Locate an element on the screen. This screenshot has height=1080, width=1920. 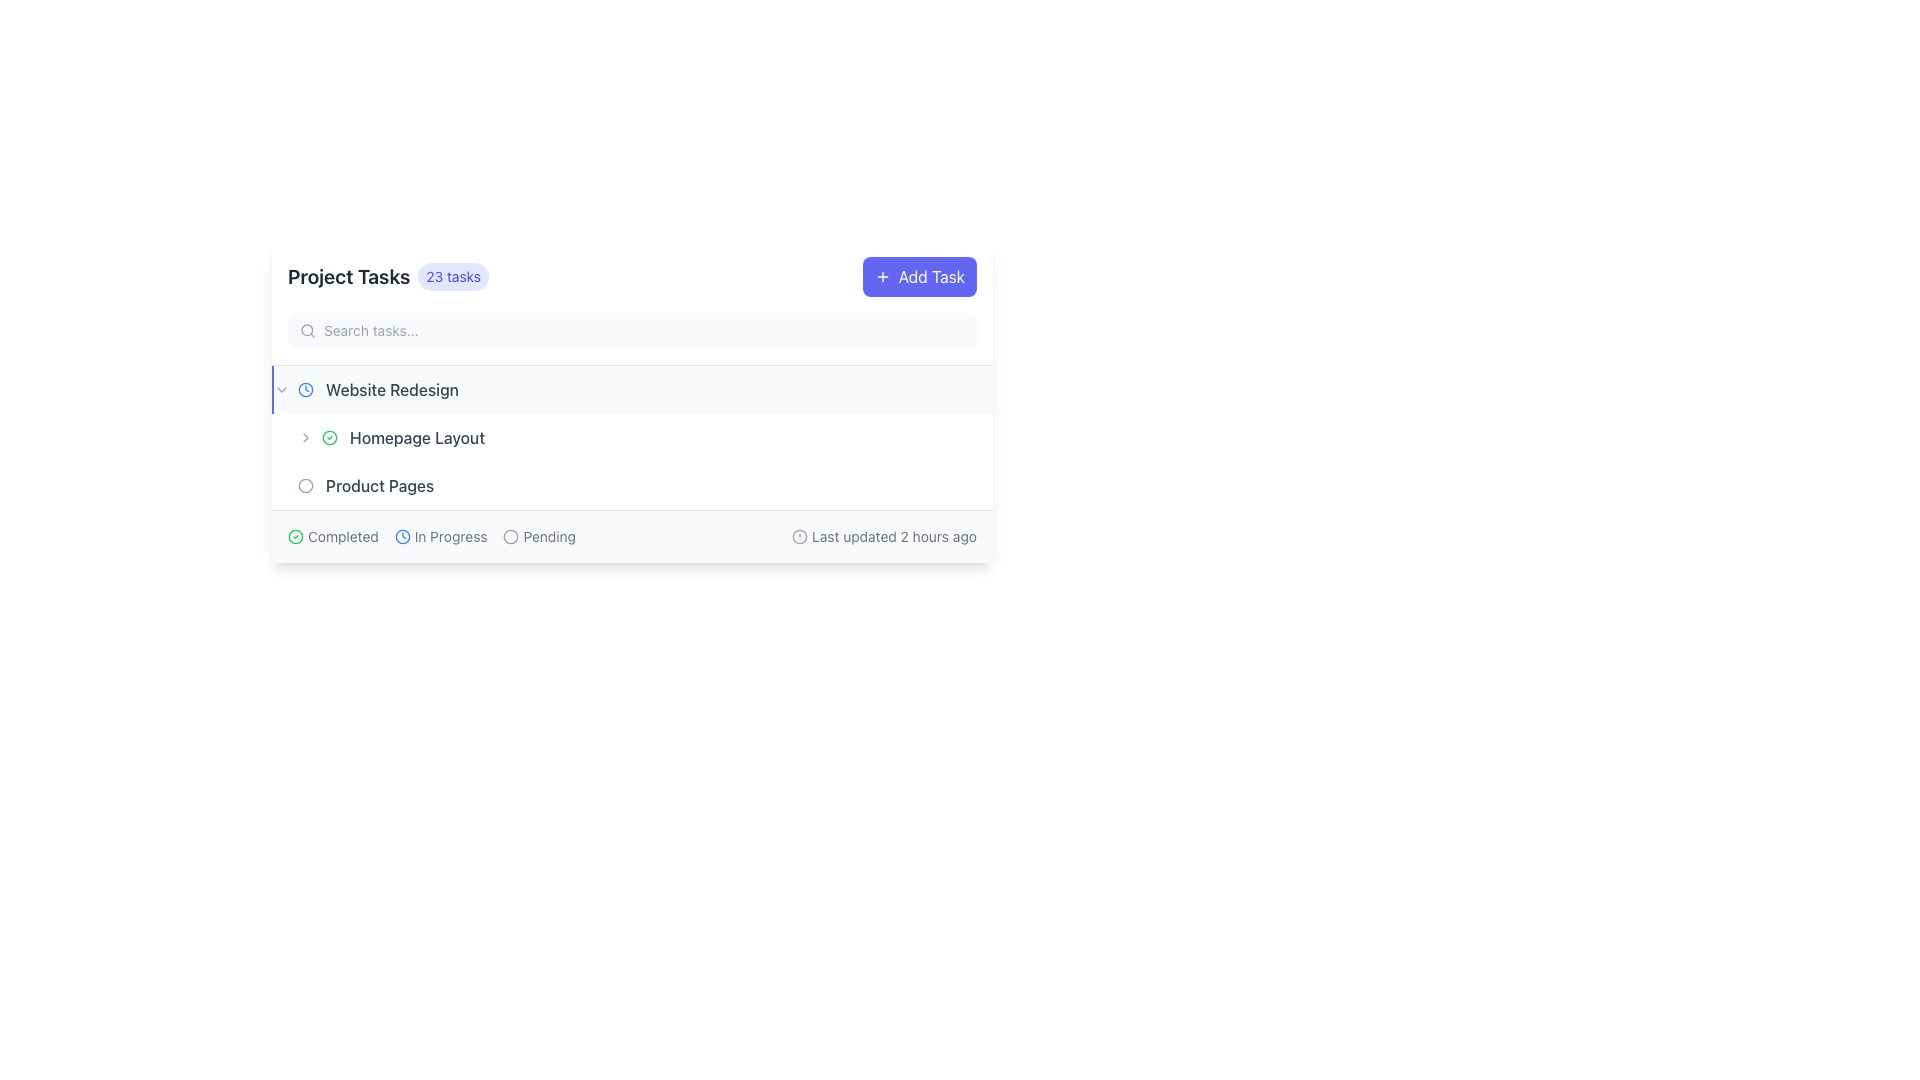
the task entry located below 'Homepage Layout' within the 'Project Tasks' section is located at coordinates (631, 486).